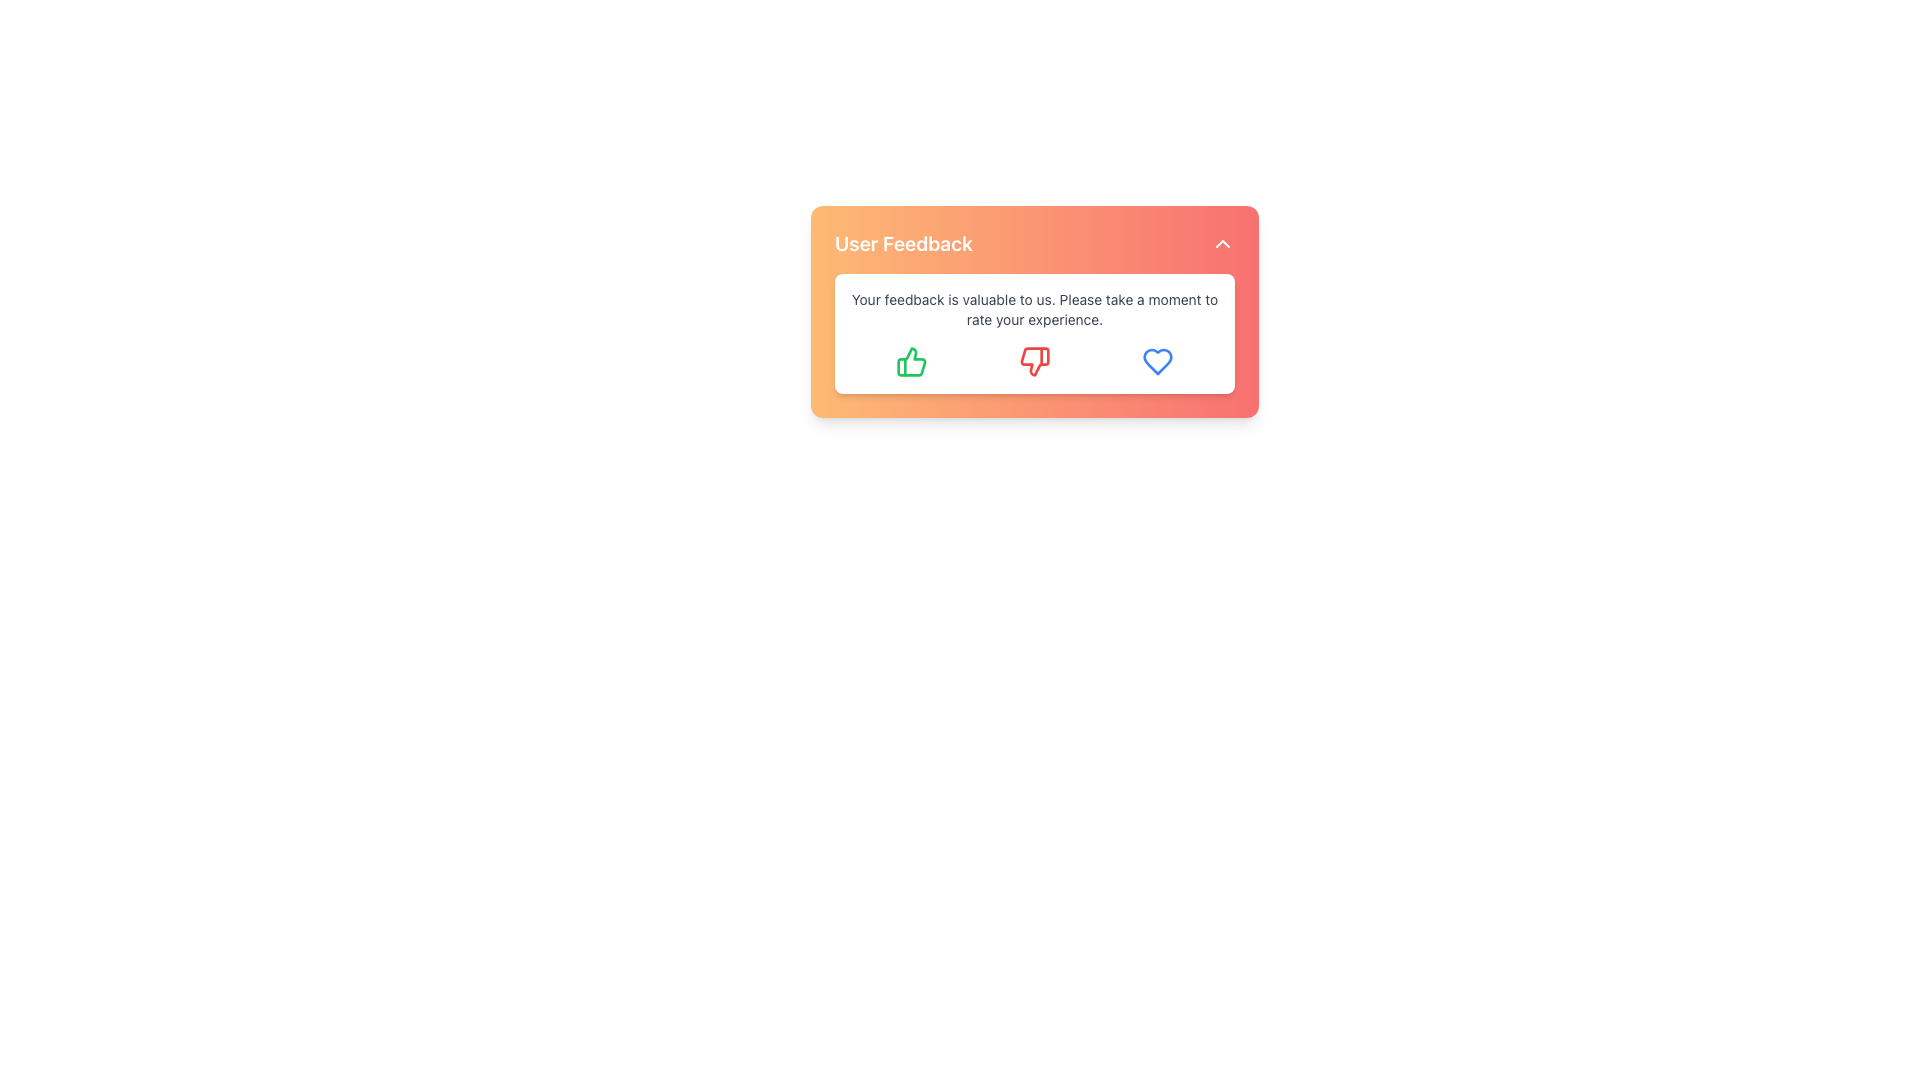 The image size is (1920, 1080). What do you see at coordinates (1033, 362) in the screenshot?
I see `the red thumbs-down icon button to provide negative feedback` at bounding box center [1033, 362].